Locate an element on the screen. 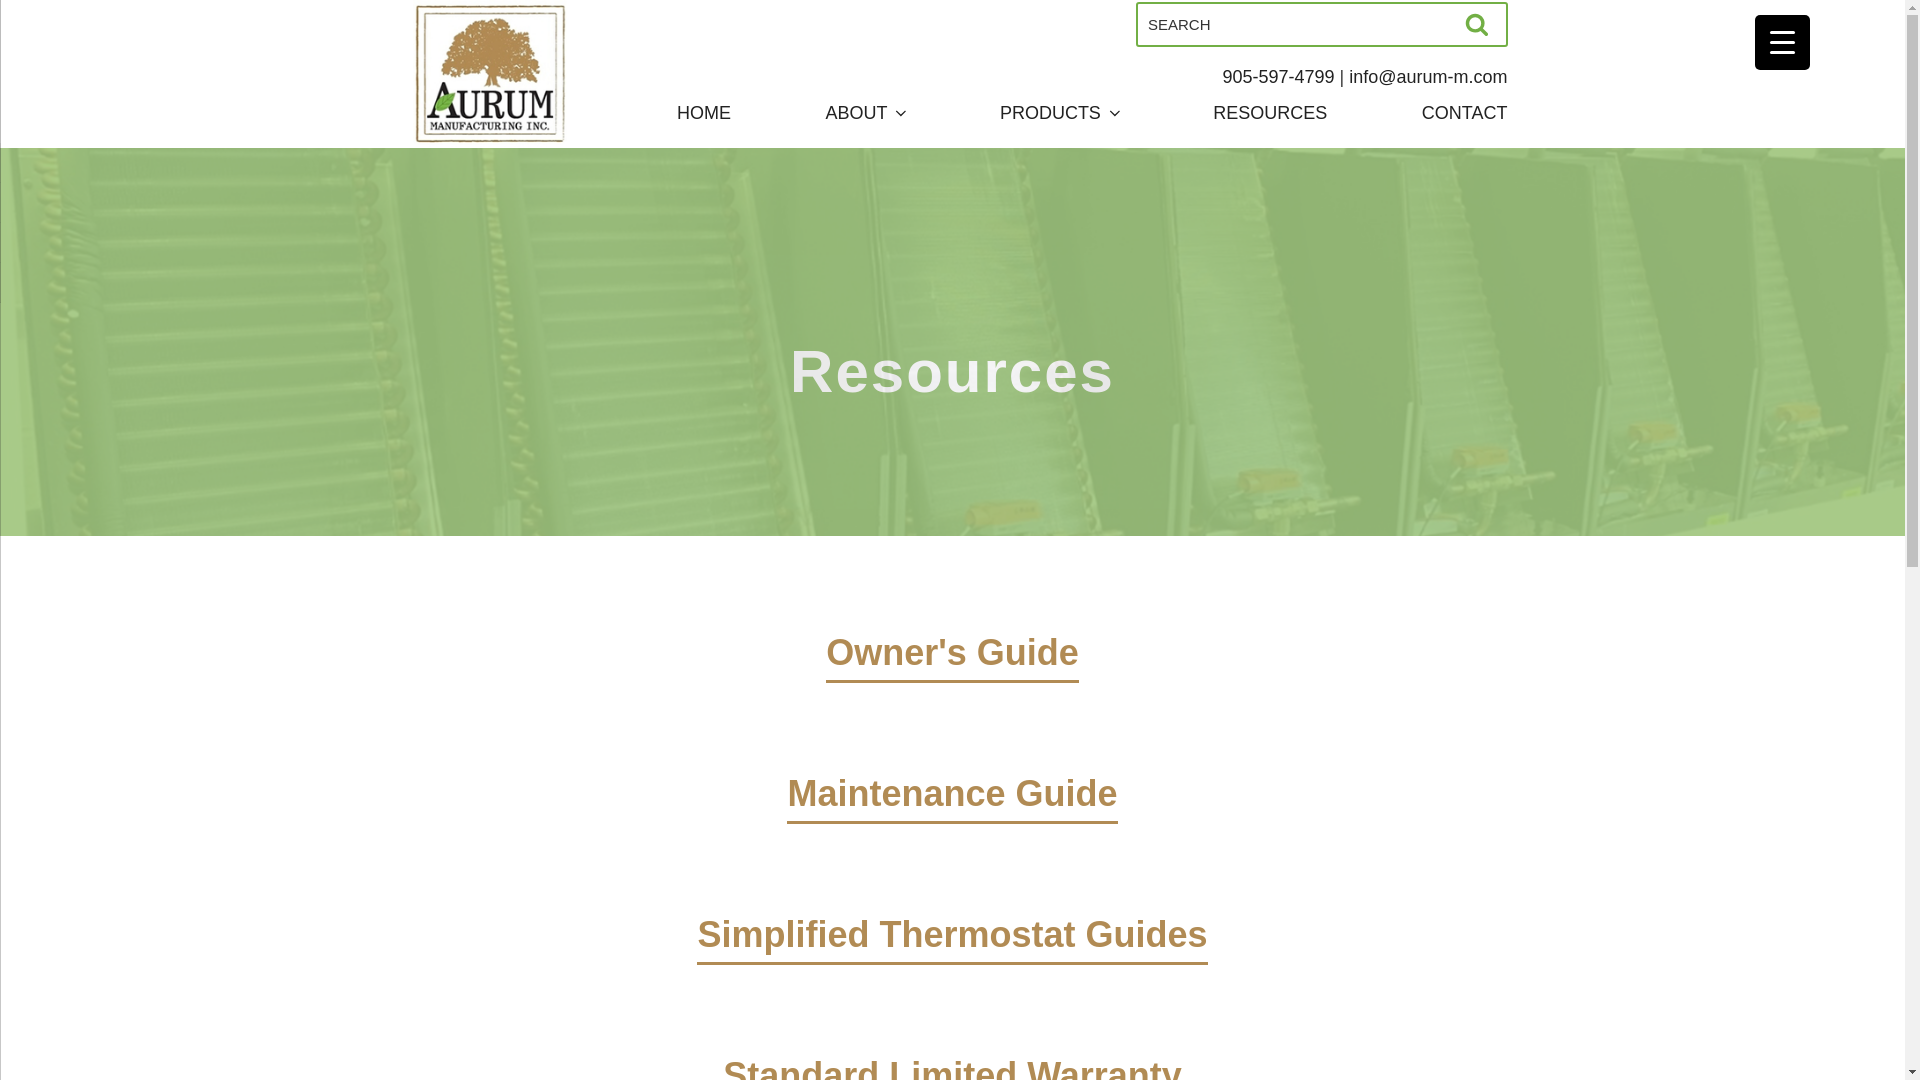 Image resolution: width=1920 pixels, height=1080 pixels. '905-597-4799' is located at coordinates (1276, 76).